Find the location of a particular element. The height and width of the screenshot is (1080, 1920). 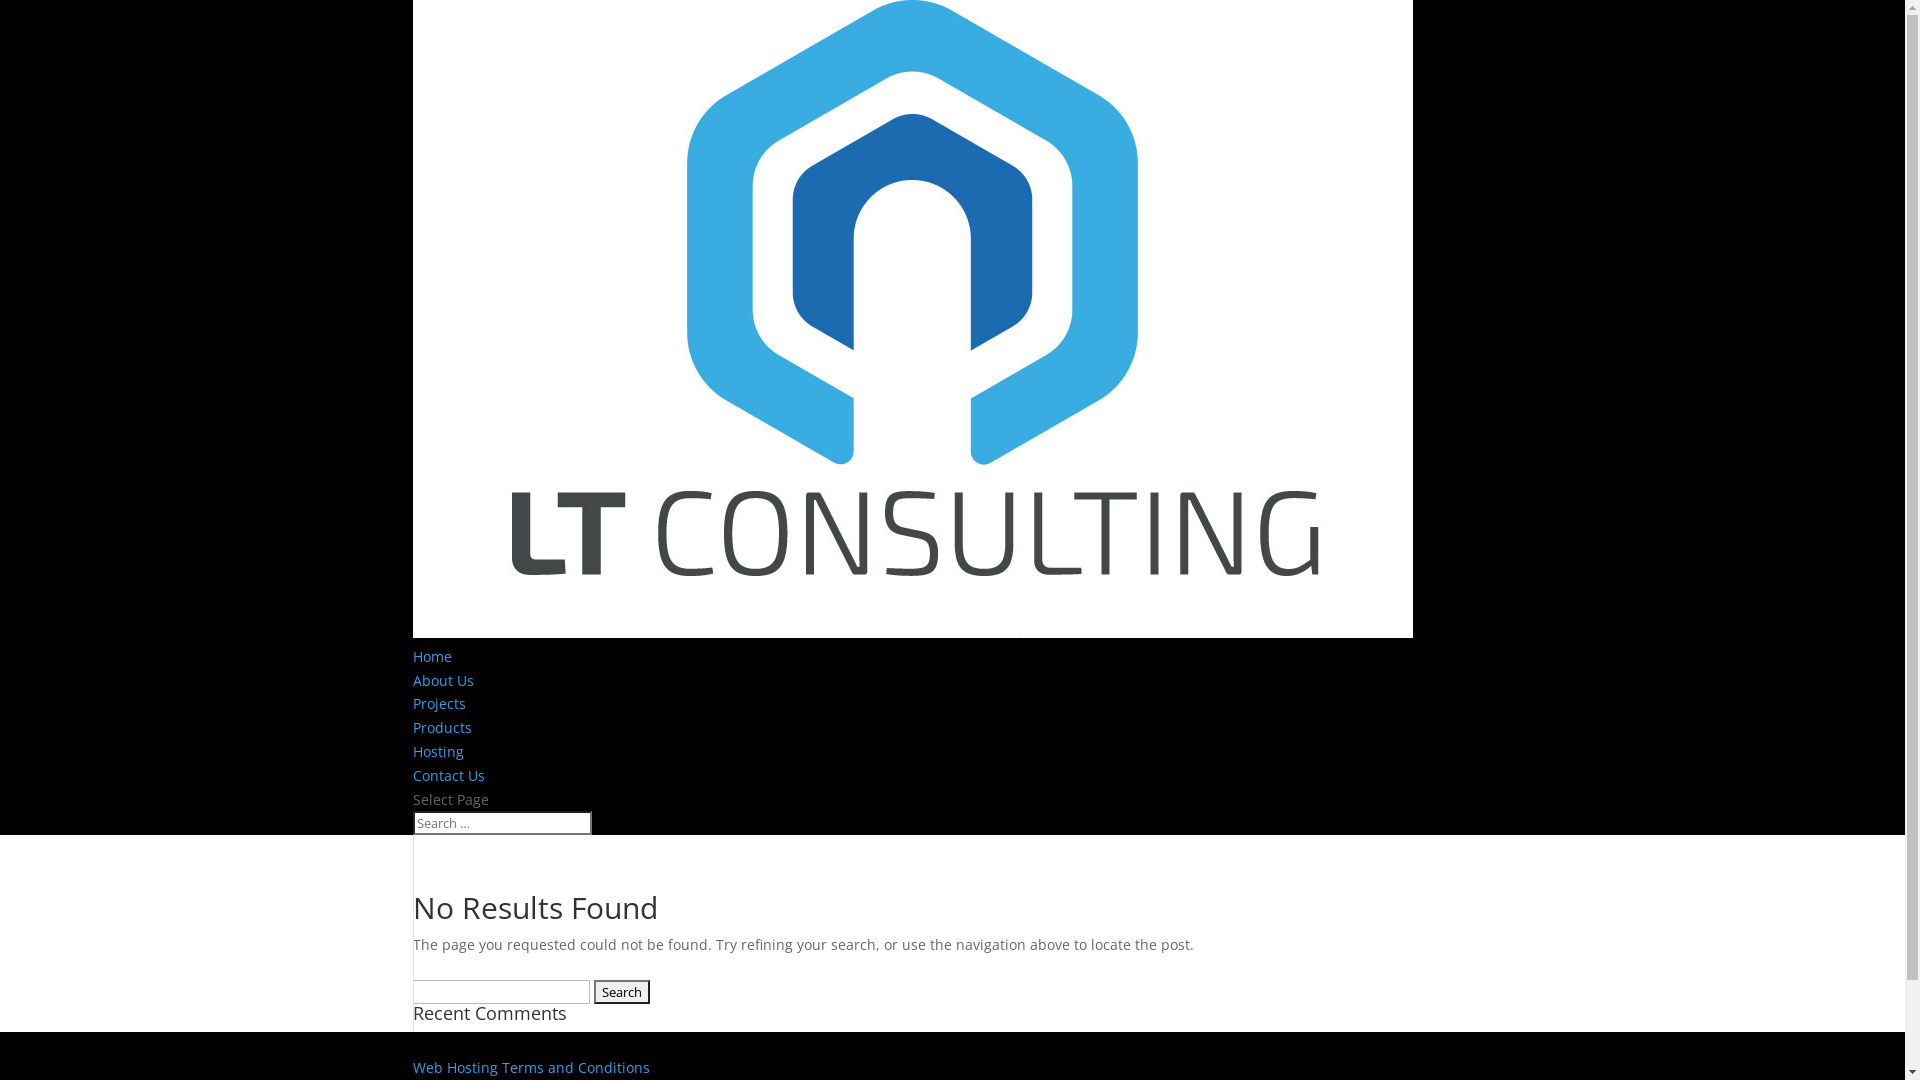

'Home' is located at coordinates (430, 656).